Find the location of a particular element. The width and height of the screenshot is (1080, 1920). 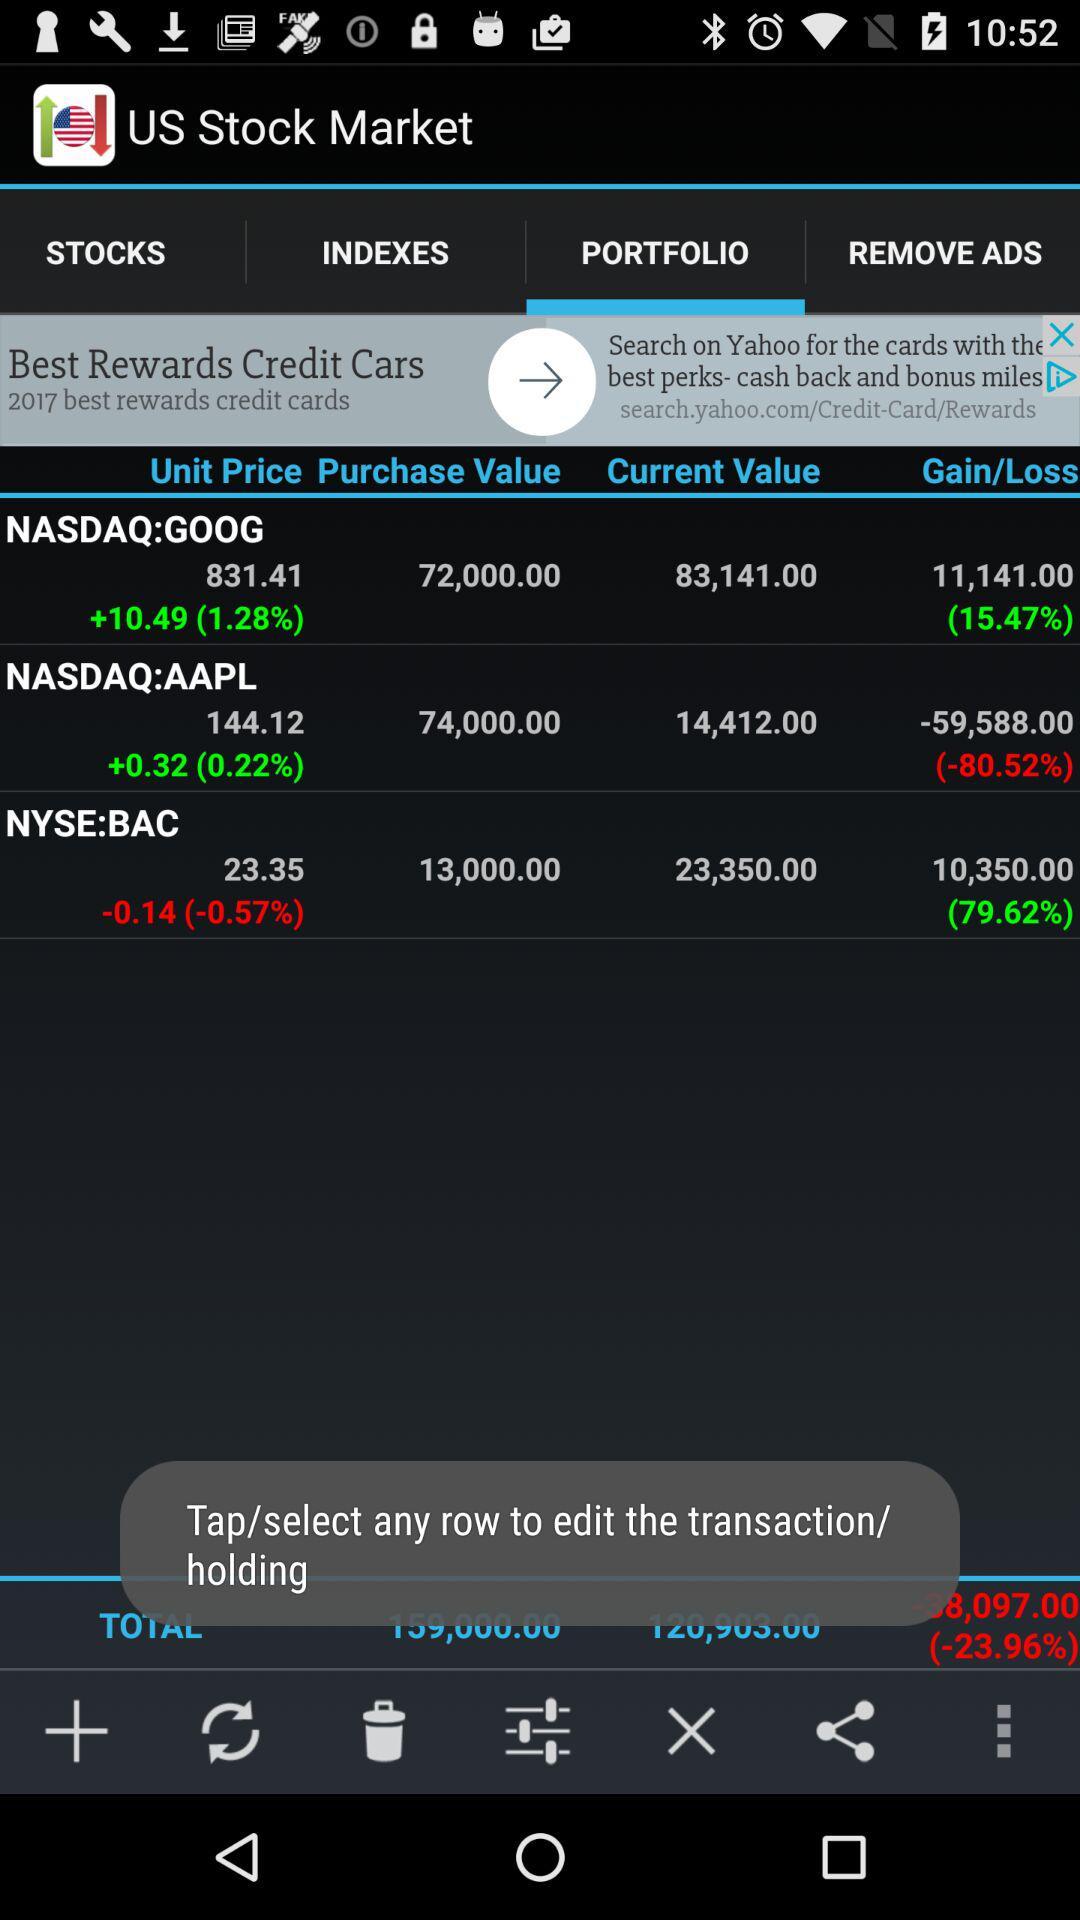

delete image in the last row is located at coordinates (384, 1730).